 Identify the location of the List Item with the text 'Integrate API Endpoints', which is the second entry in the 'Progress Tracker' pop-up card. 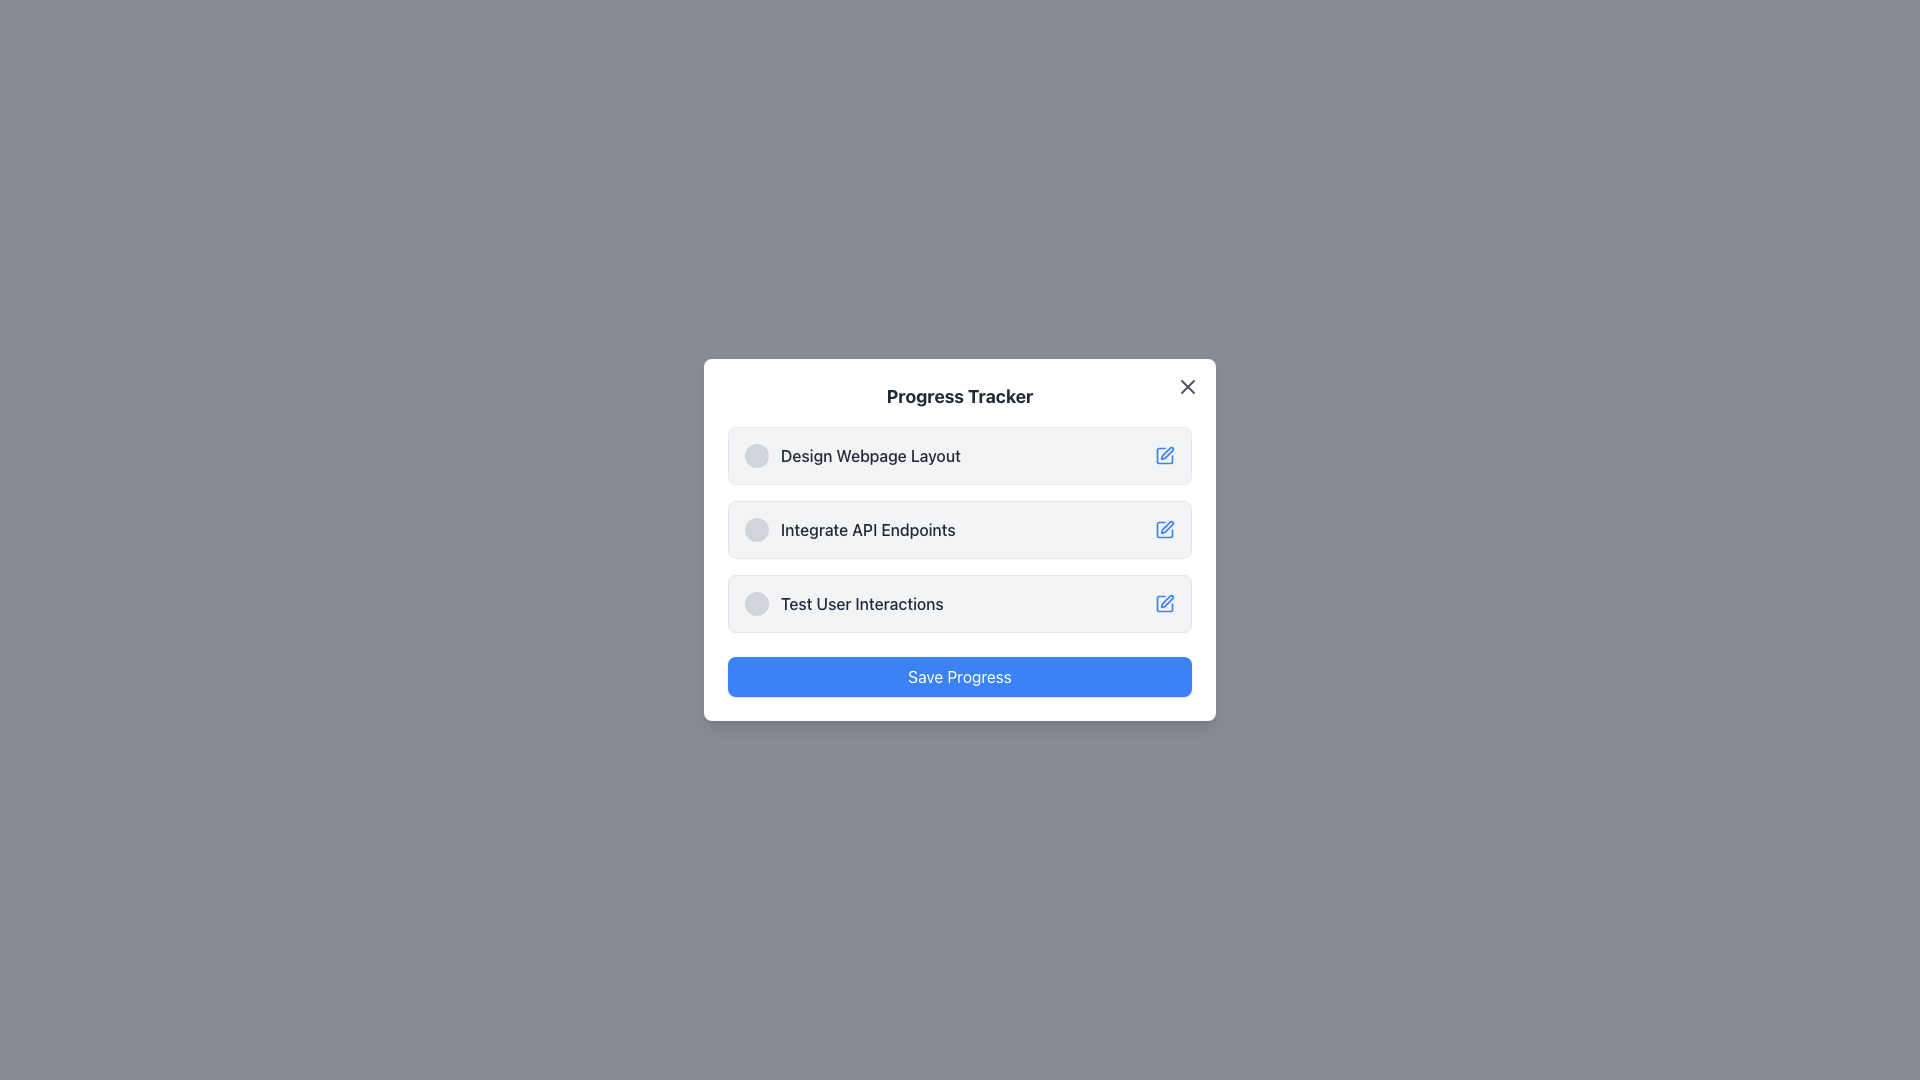
(850, 528).